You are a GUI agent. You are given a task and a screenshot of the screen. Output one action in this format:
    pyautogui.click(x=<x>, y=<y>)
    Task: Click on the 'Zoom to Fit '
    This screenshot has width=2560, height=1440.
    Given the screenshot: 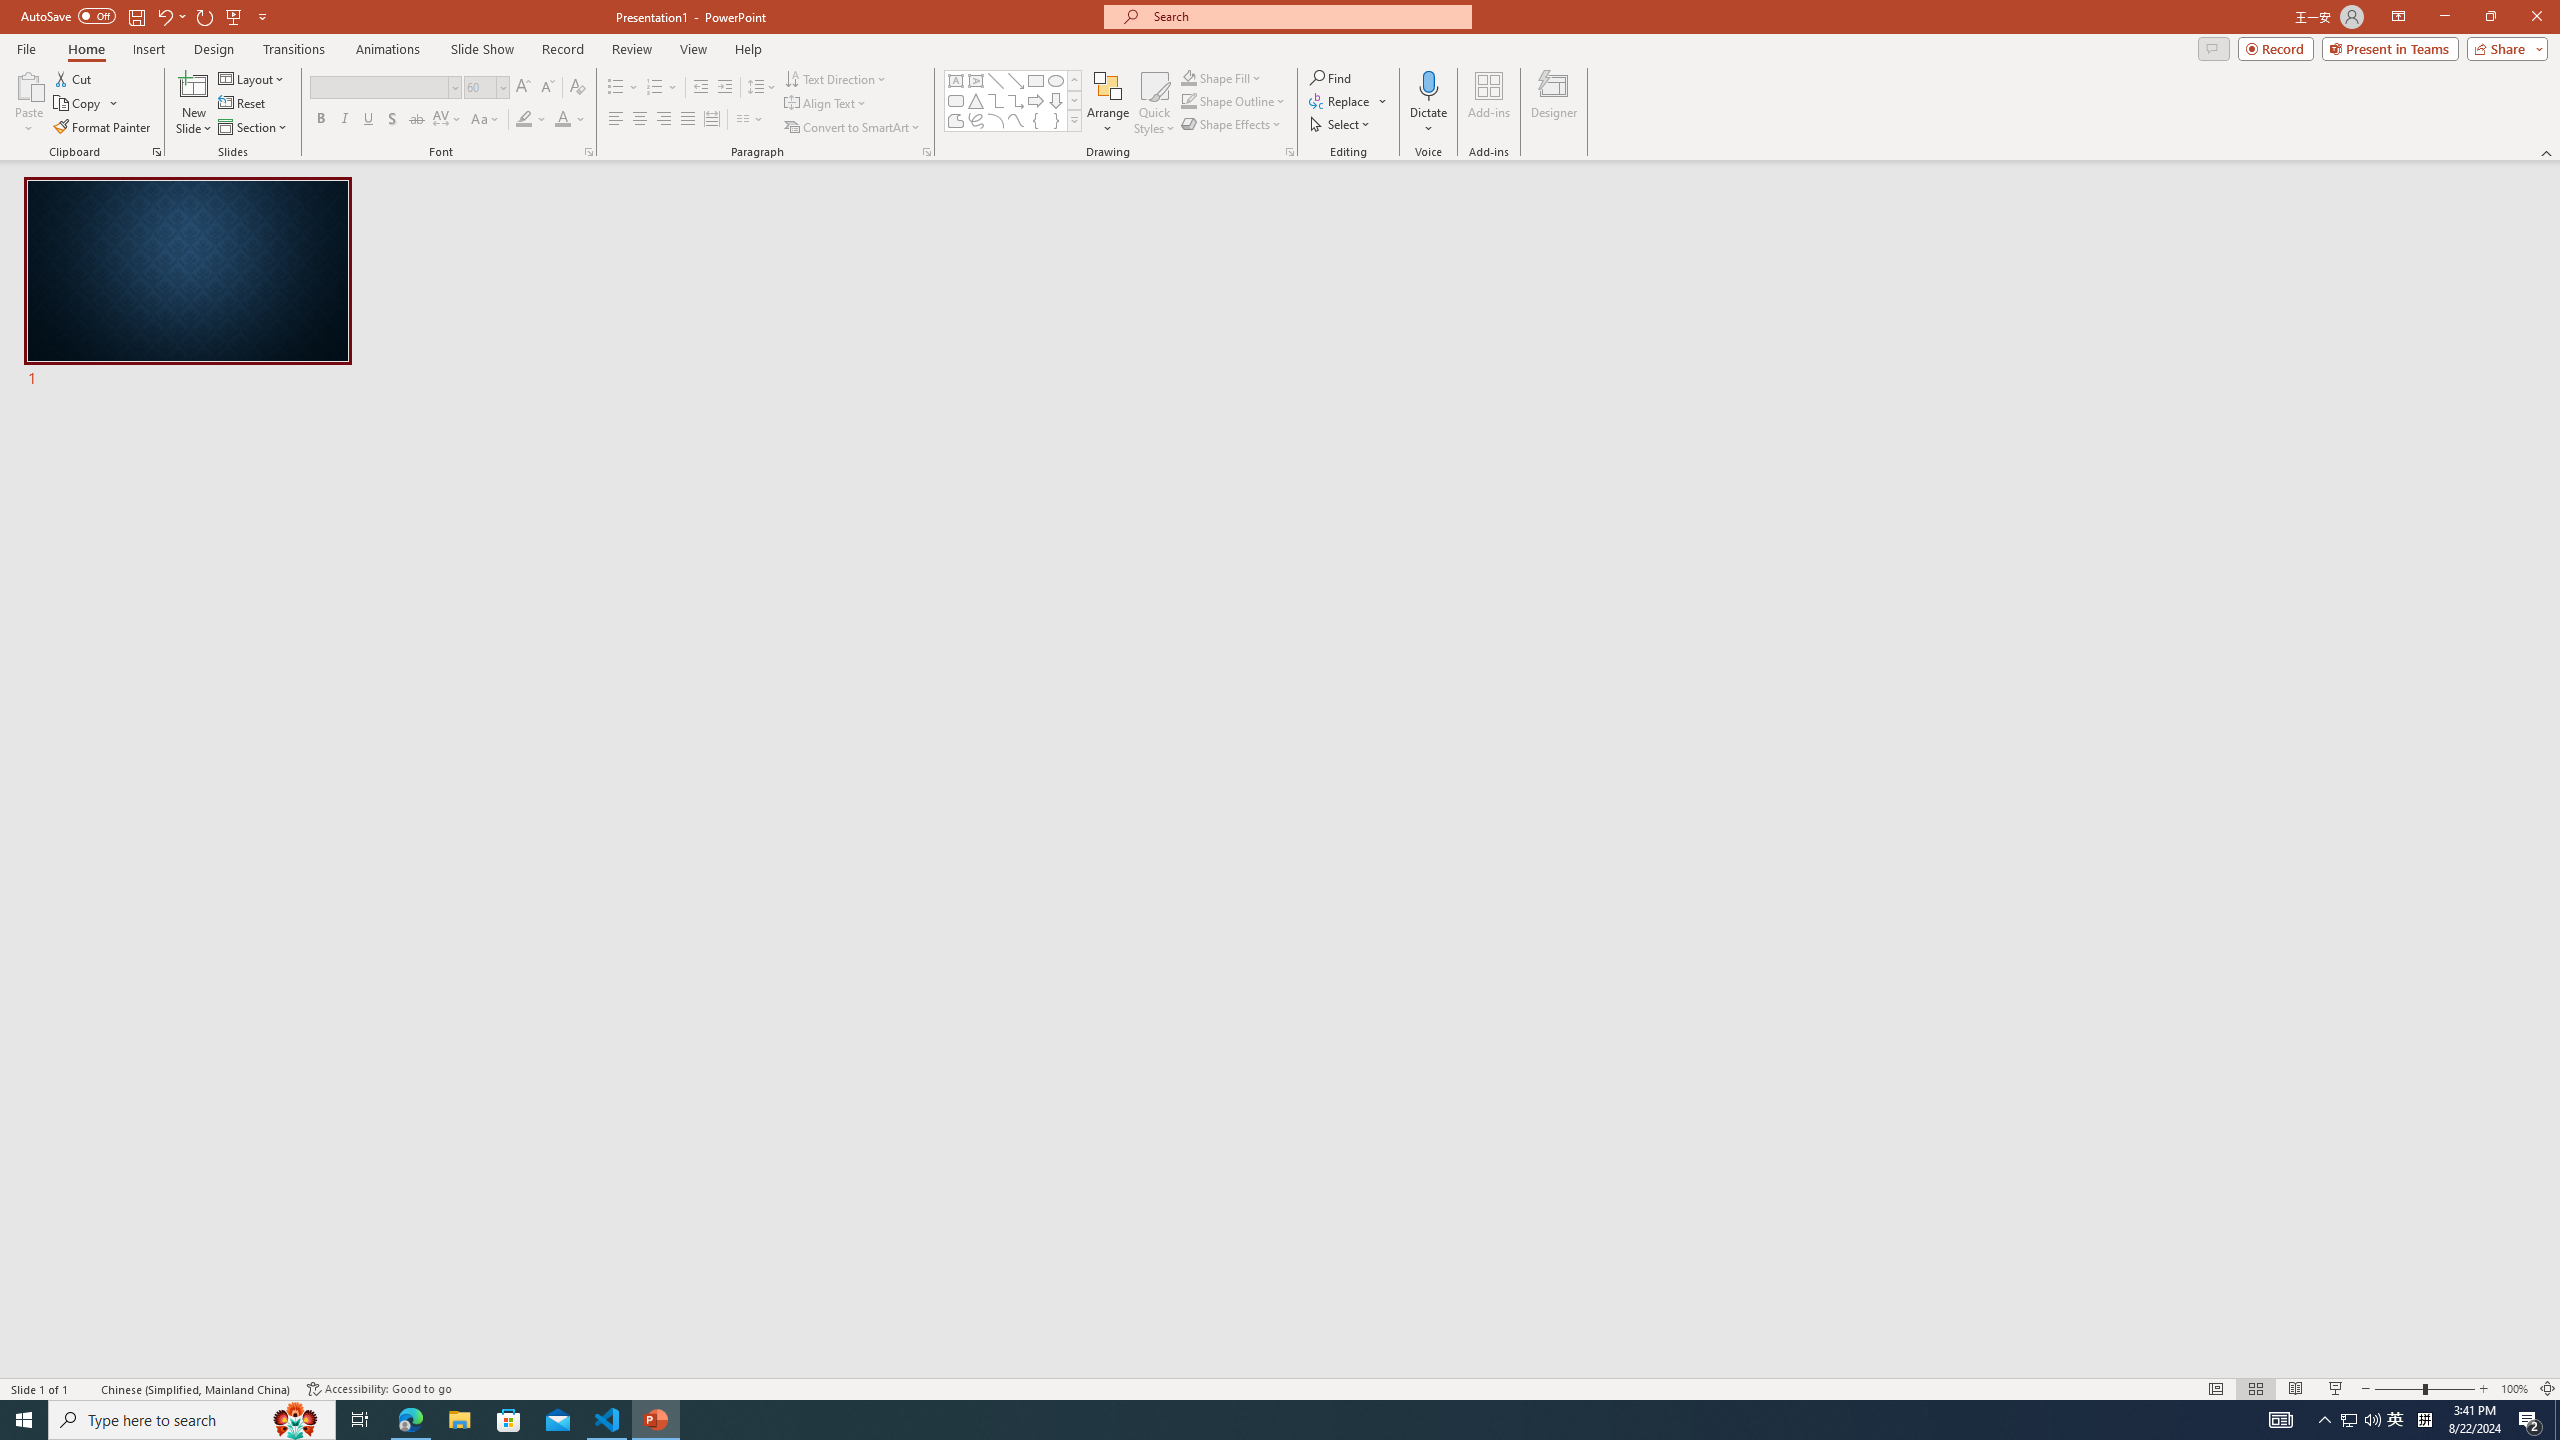 What is the action you would take?
    pyautogui.click(x=2547, y=1389)
    